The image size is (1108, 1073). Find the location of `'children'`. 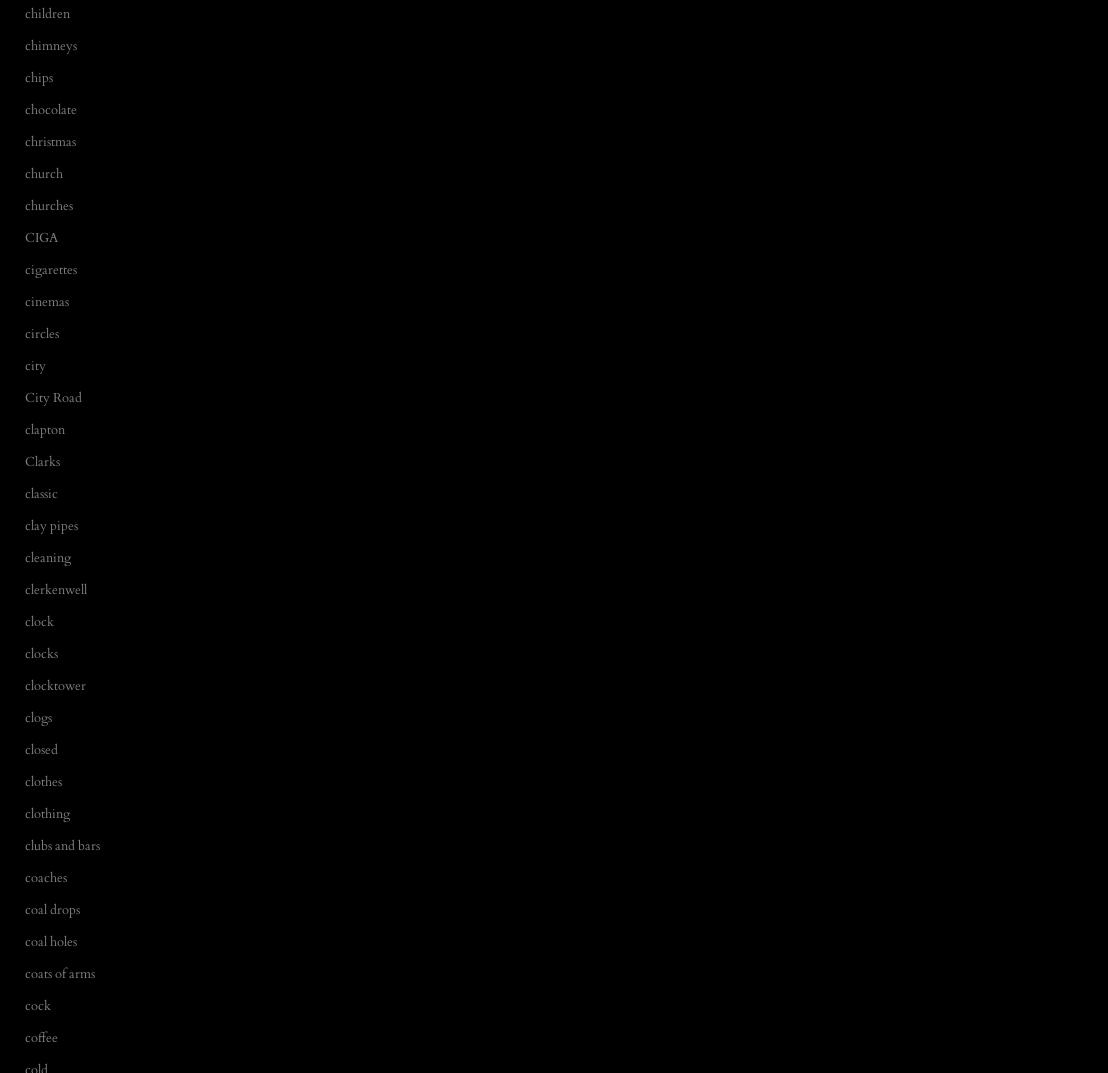

'children' is located at coordinates (46, 11).